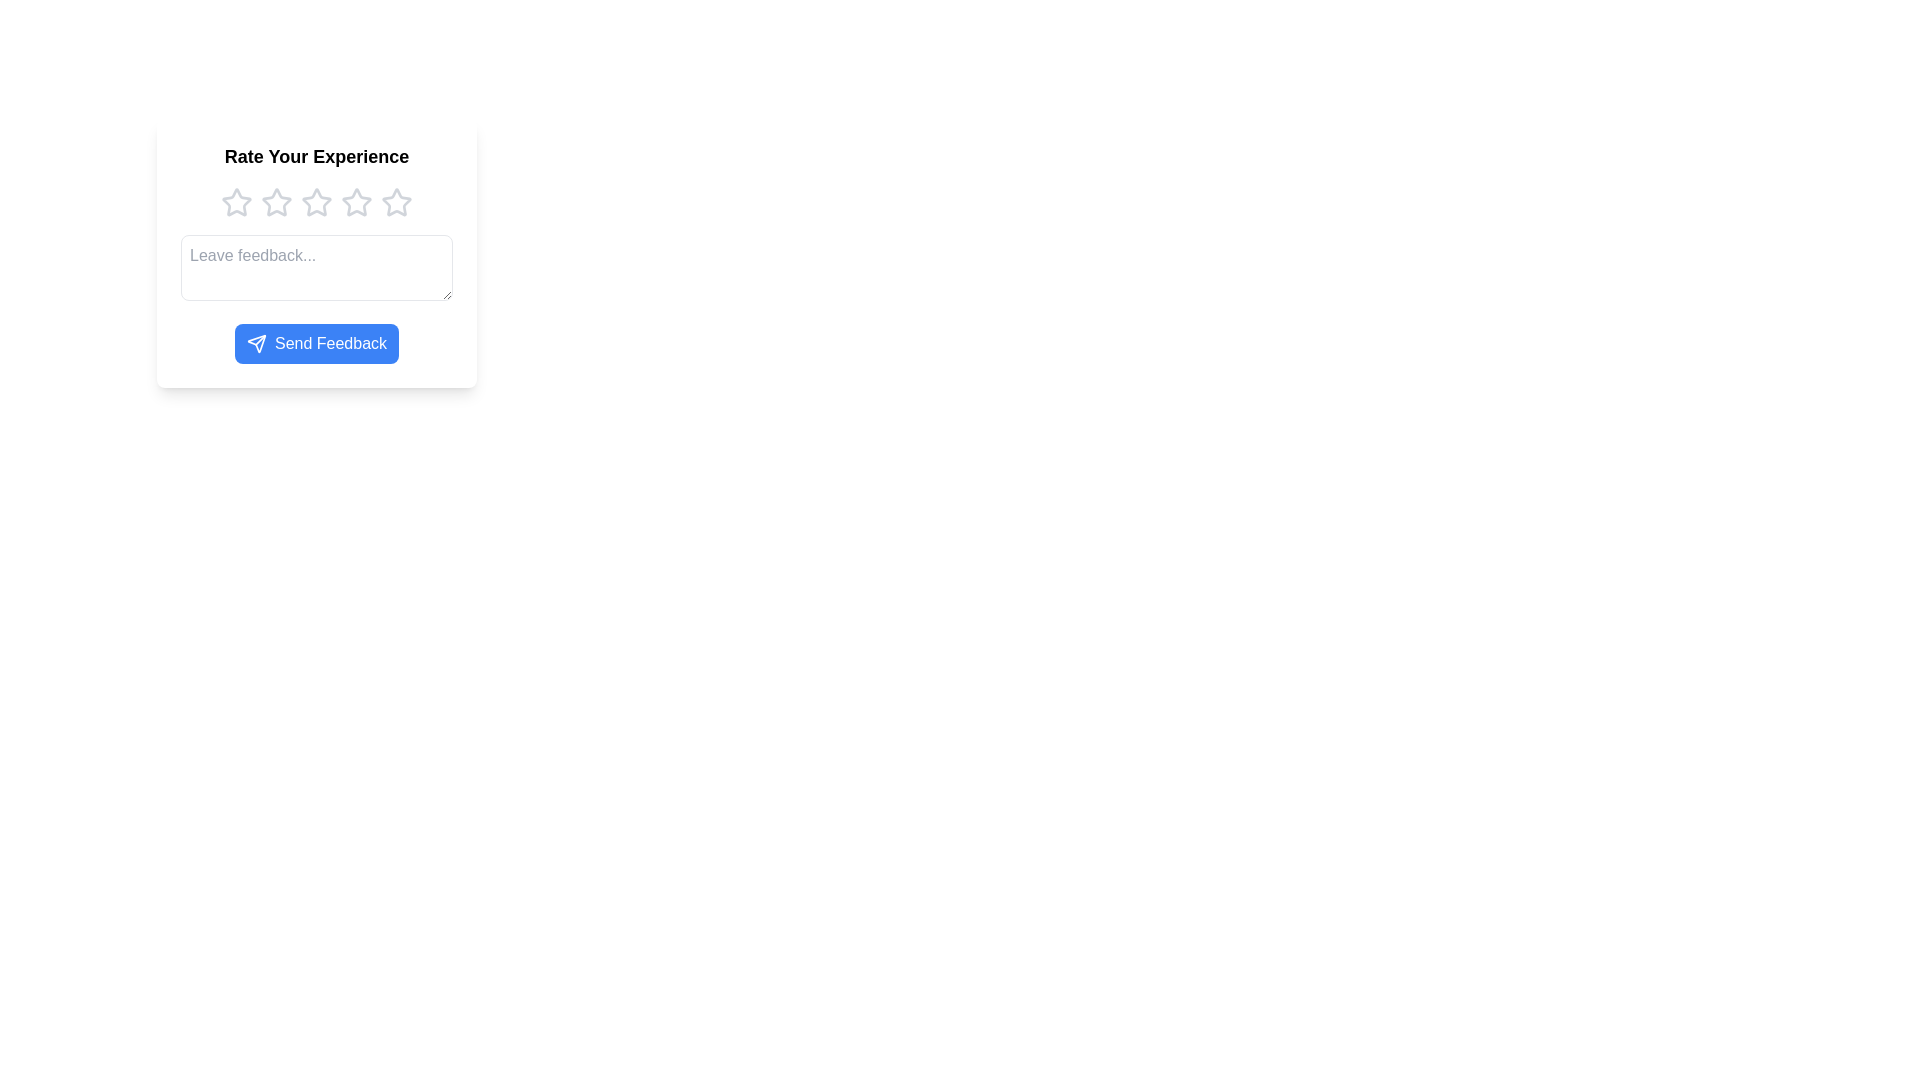 This screenshot has height=1080, width=1920. Describe the element at coordinates (356, 202) in the screenshot. I see `the third star icon` at that location.